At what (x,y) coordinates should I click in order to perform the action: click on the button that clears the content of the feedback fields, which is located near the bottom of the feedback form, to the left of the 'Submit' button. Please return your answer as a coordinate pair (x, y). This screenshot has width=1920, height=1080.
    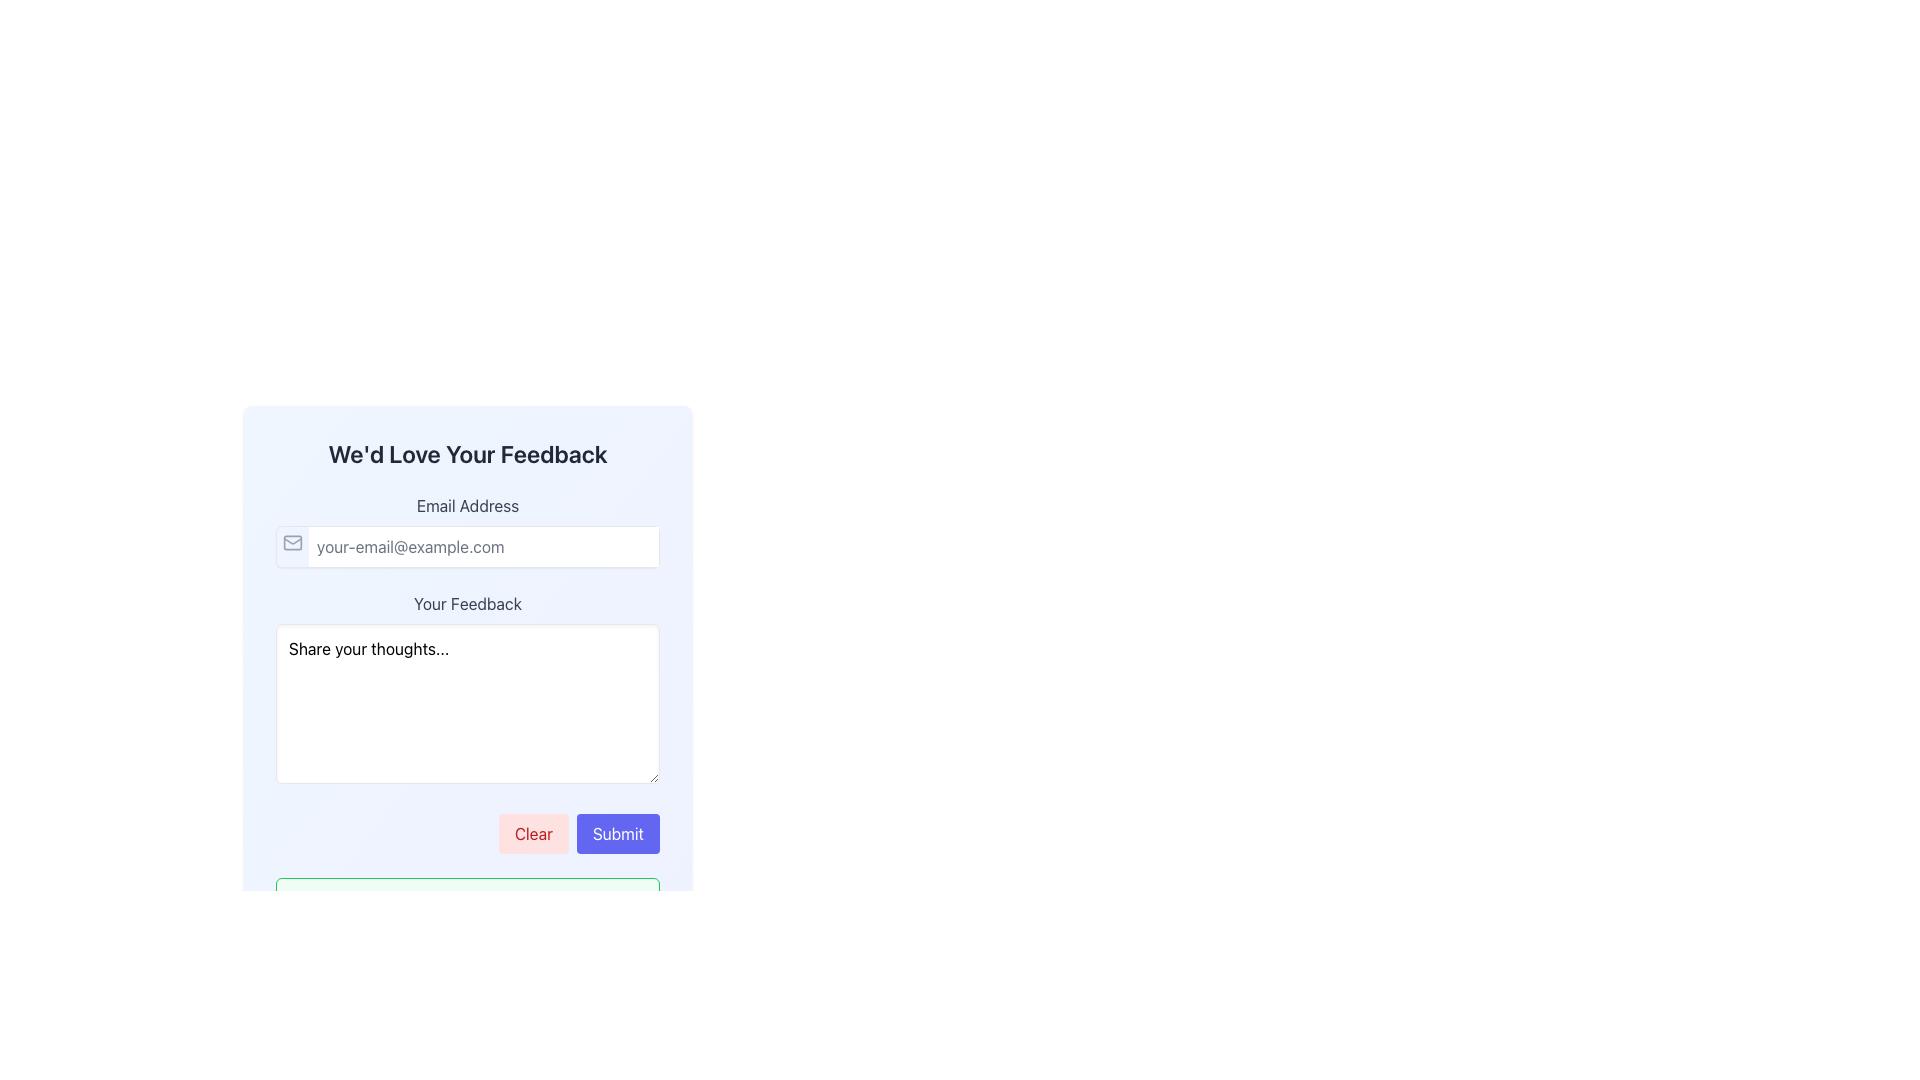
    Looking at the image, I should click on (533, 833).